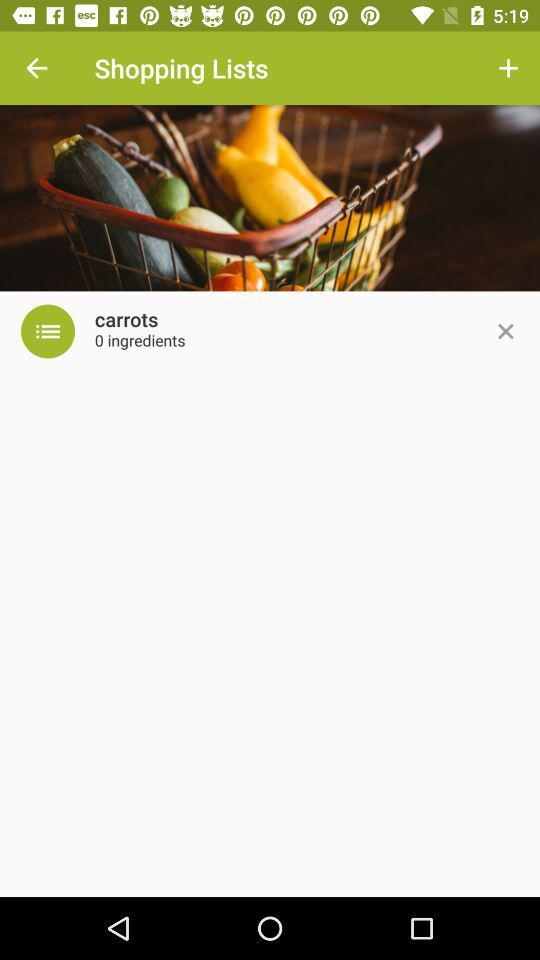  Describe the element at coordinates (508, 68) in the screenshot. I see `the item to the right of the shopping lists icon` at that location.